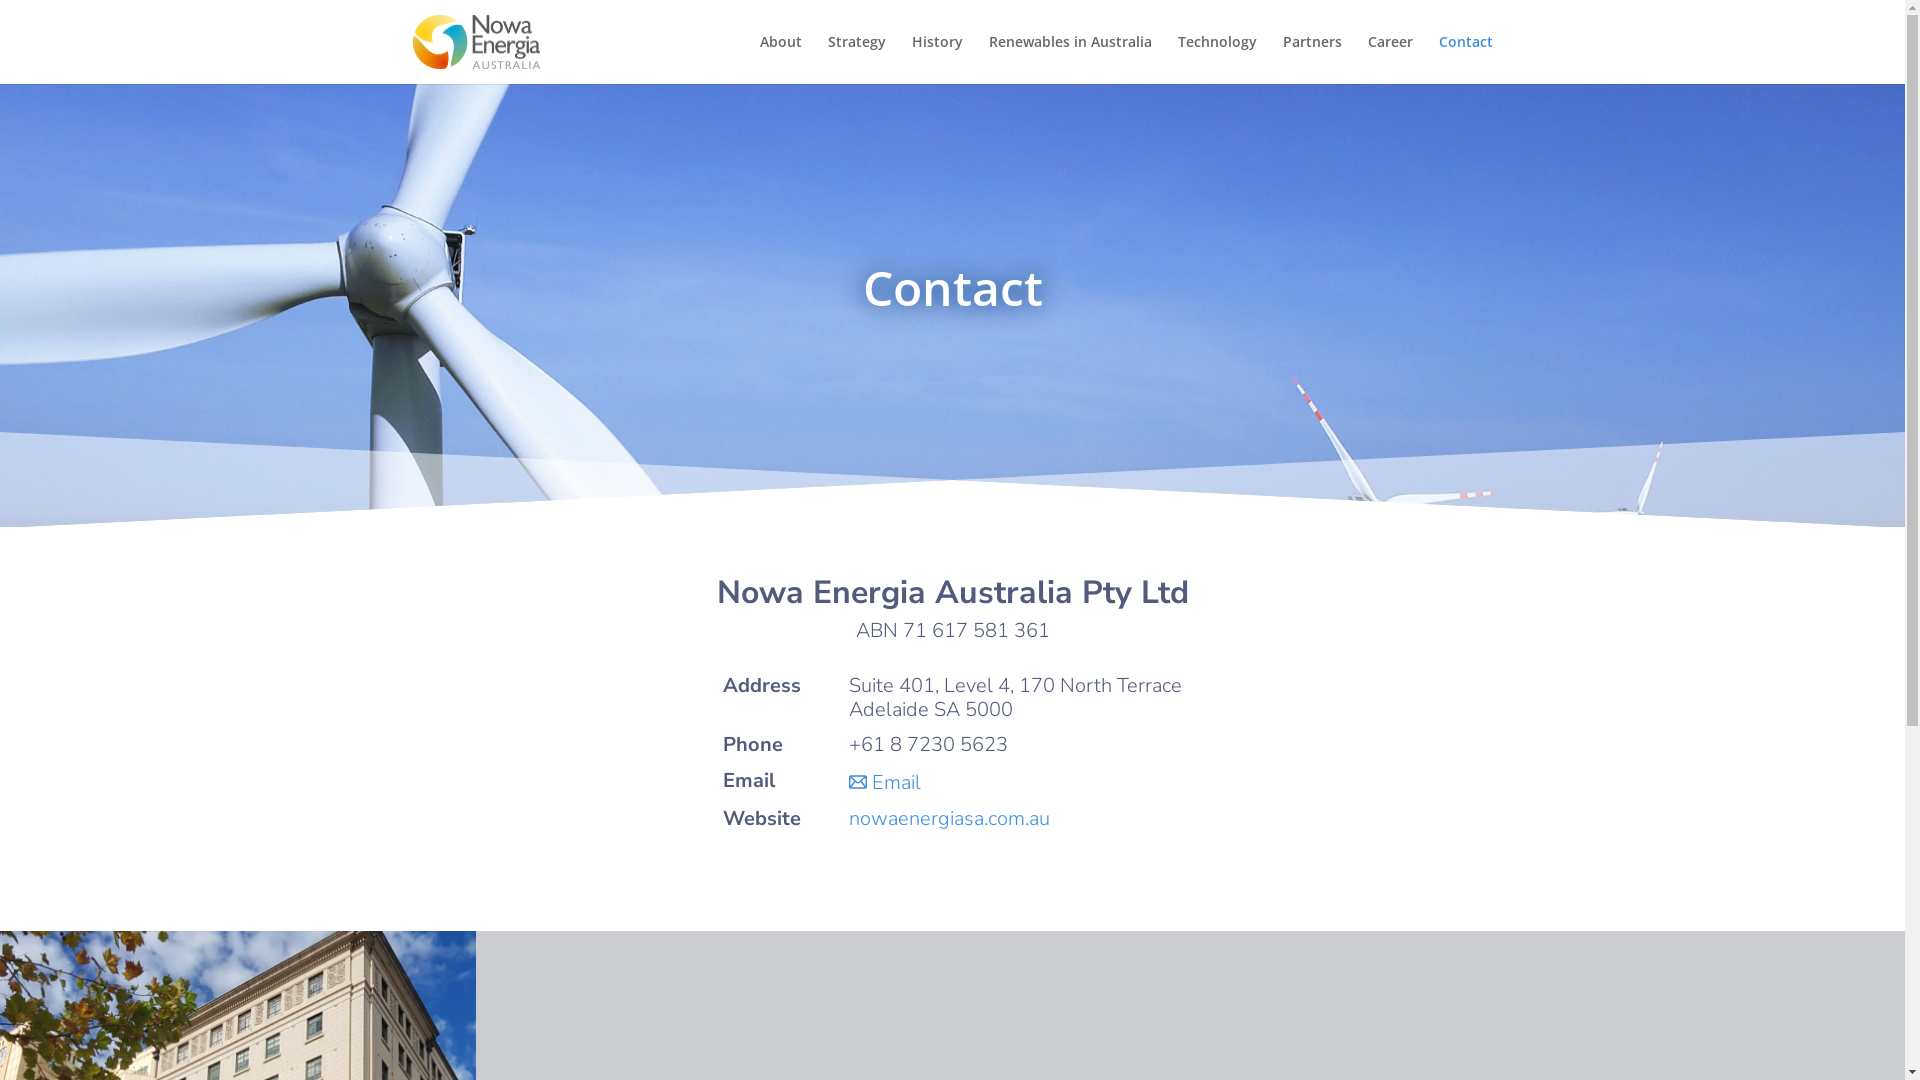 Image resolution: width=1920 pixels, height=1080 pixels. I want to click on 'nowaenergiasa.com.au', so click(849, 818).